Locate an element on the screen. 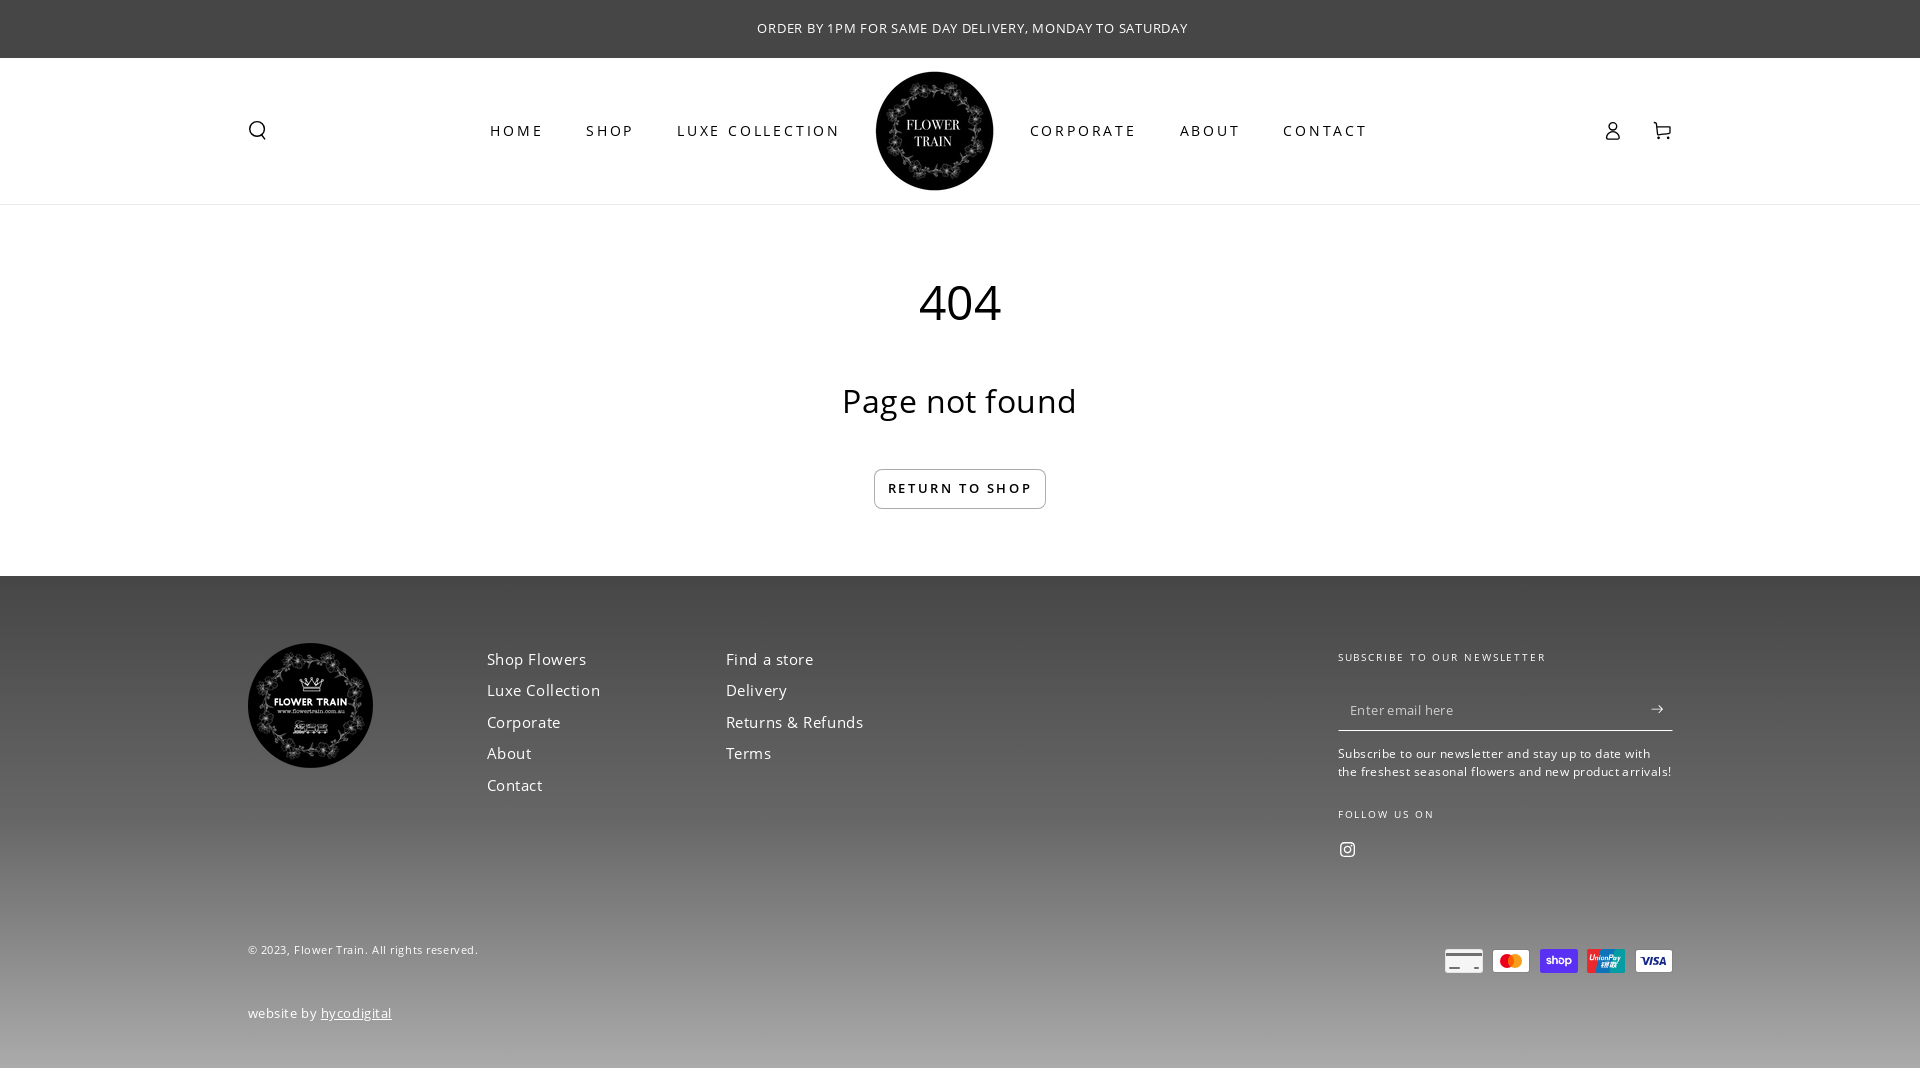 Image resolution: width=1920 pixels, height=1080 pixels. 'Corporate' is located at coordinates (486, 721).